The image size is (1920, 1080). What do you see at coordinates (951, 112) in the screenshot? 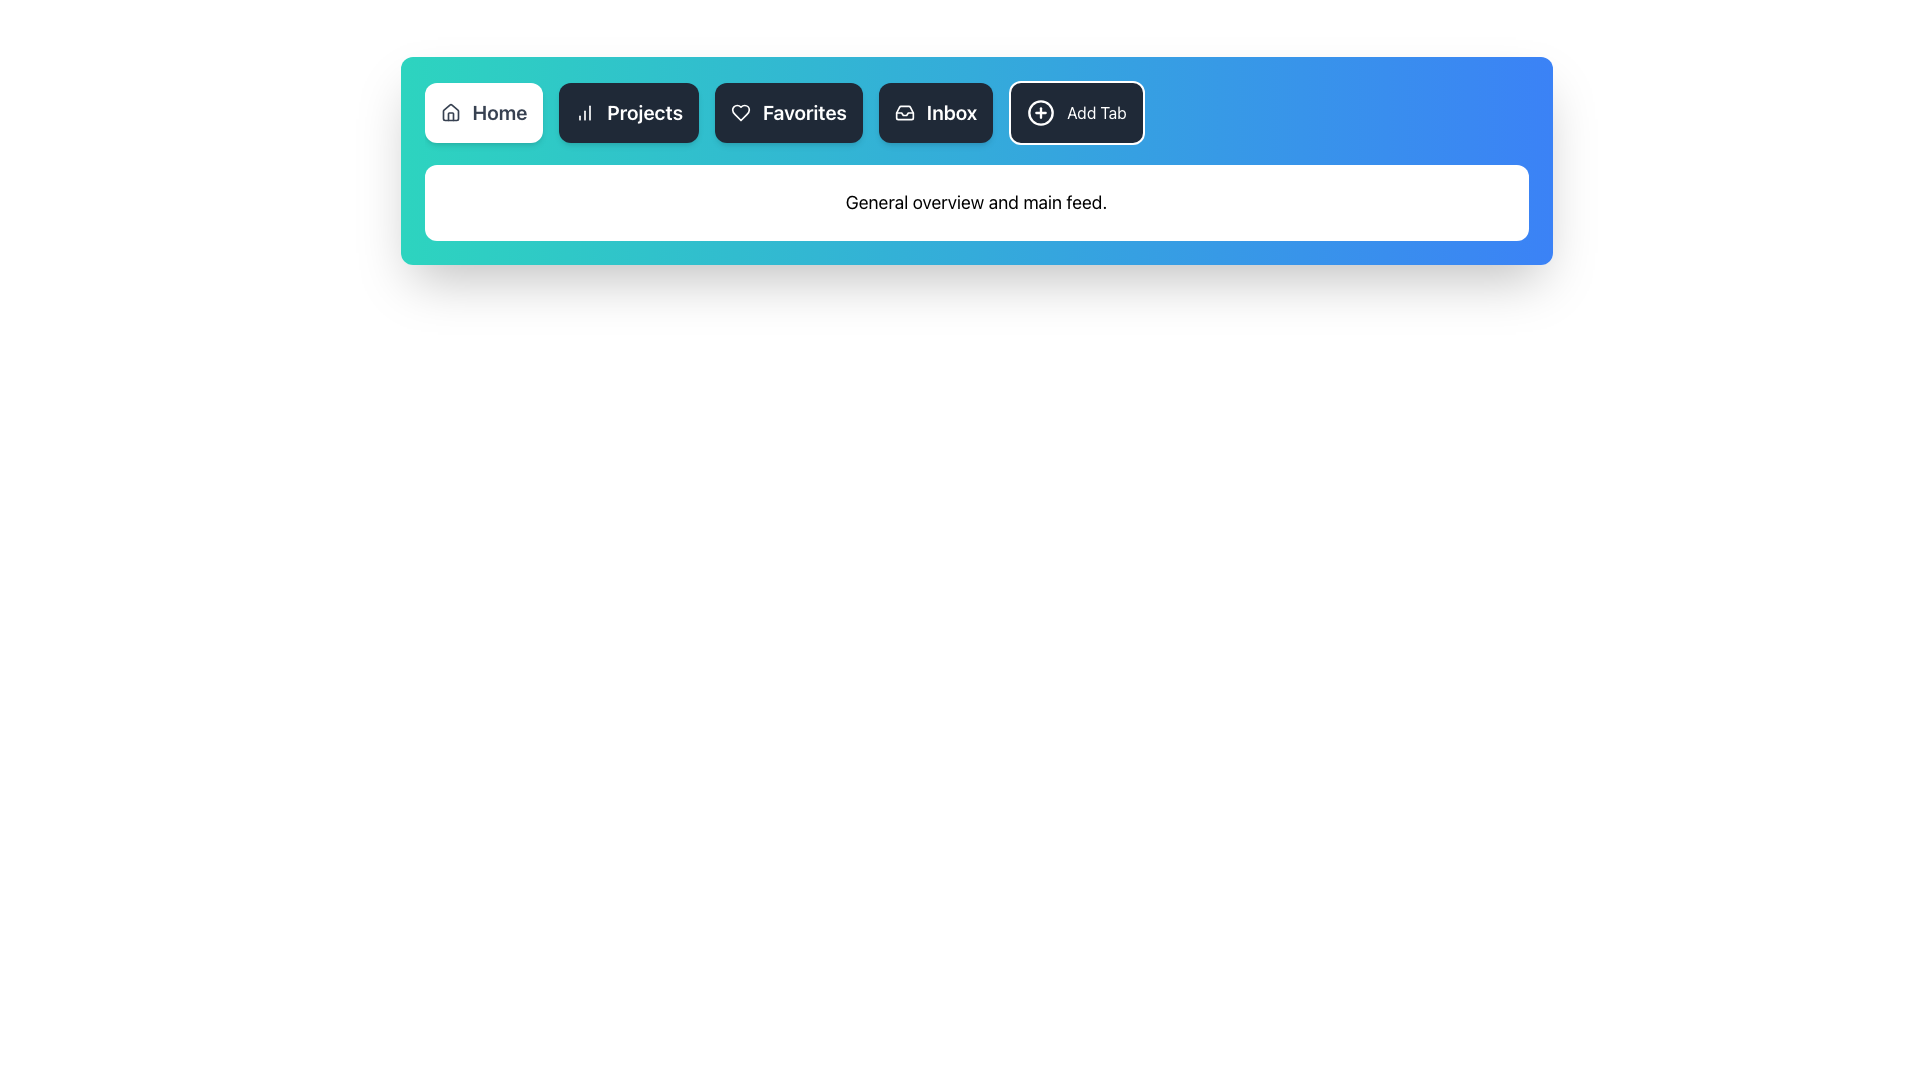
I see `text label displaying 'Inbox' located in the navigation bar towards the center-right, adjacent to 'Projects' and 'Favorites'` at bounding box center [951, 112].